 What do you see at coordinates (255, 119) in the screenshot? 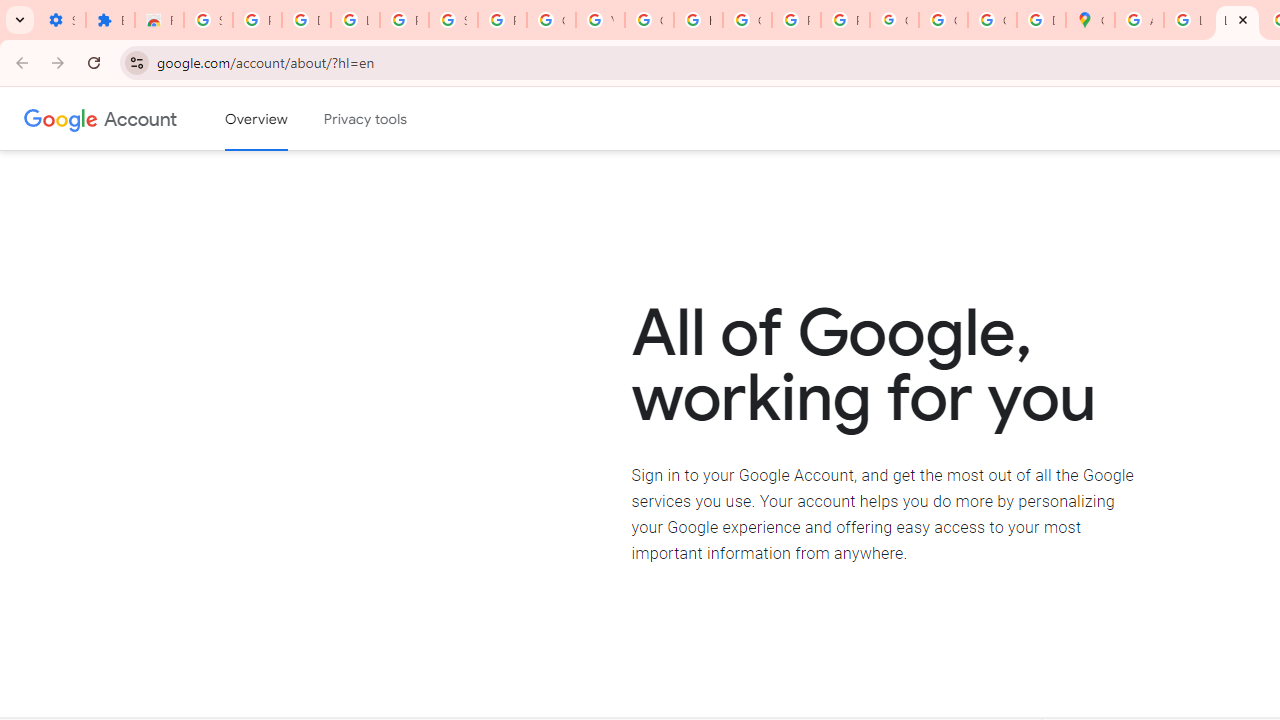
I see `'Google Account overview'` at bounding box center [255, 119].